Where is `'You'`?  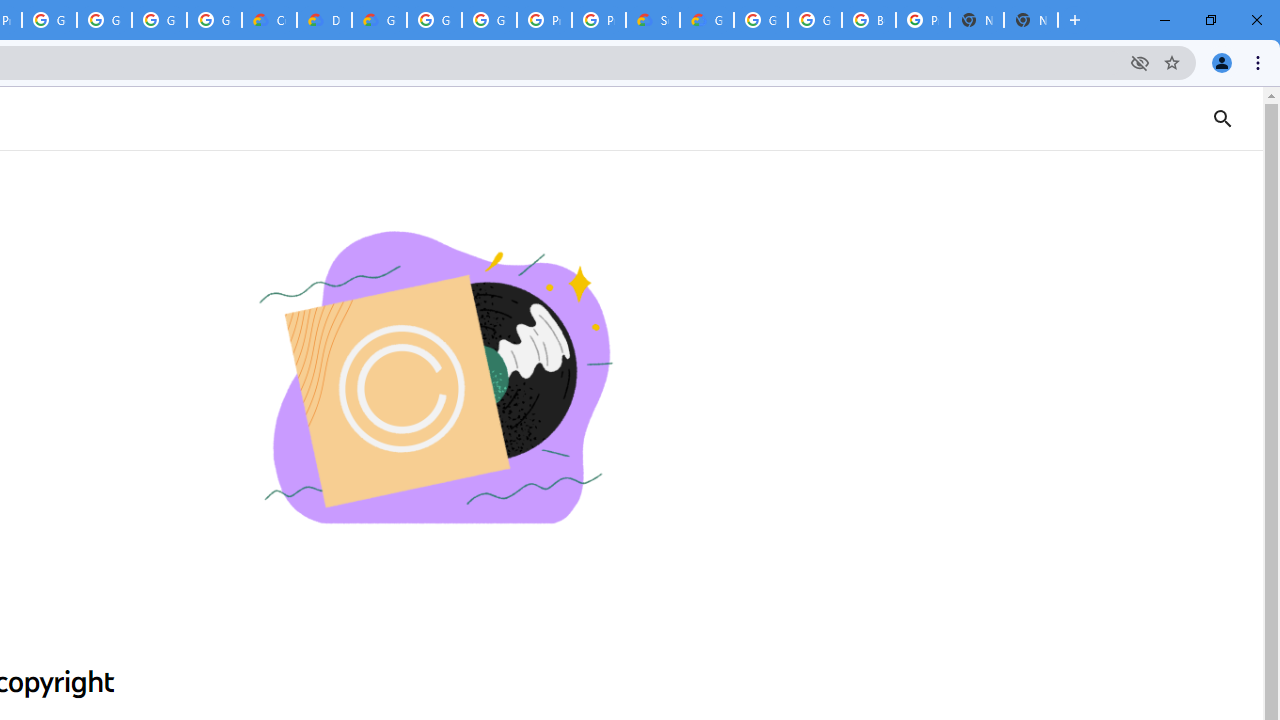
'You' is located at coordinates (1220, 61).